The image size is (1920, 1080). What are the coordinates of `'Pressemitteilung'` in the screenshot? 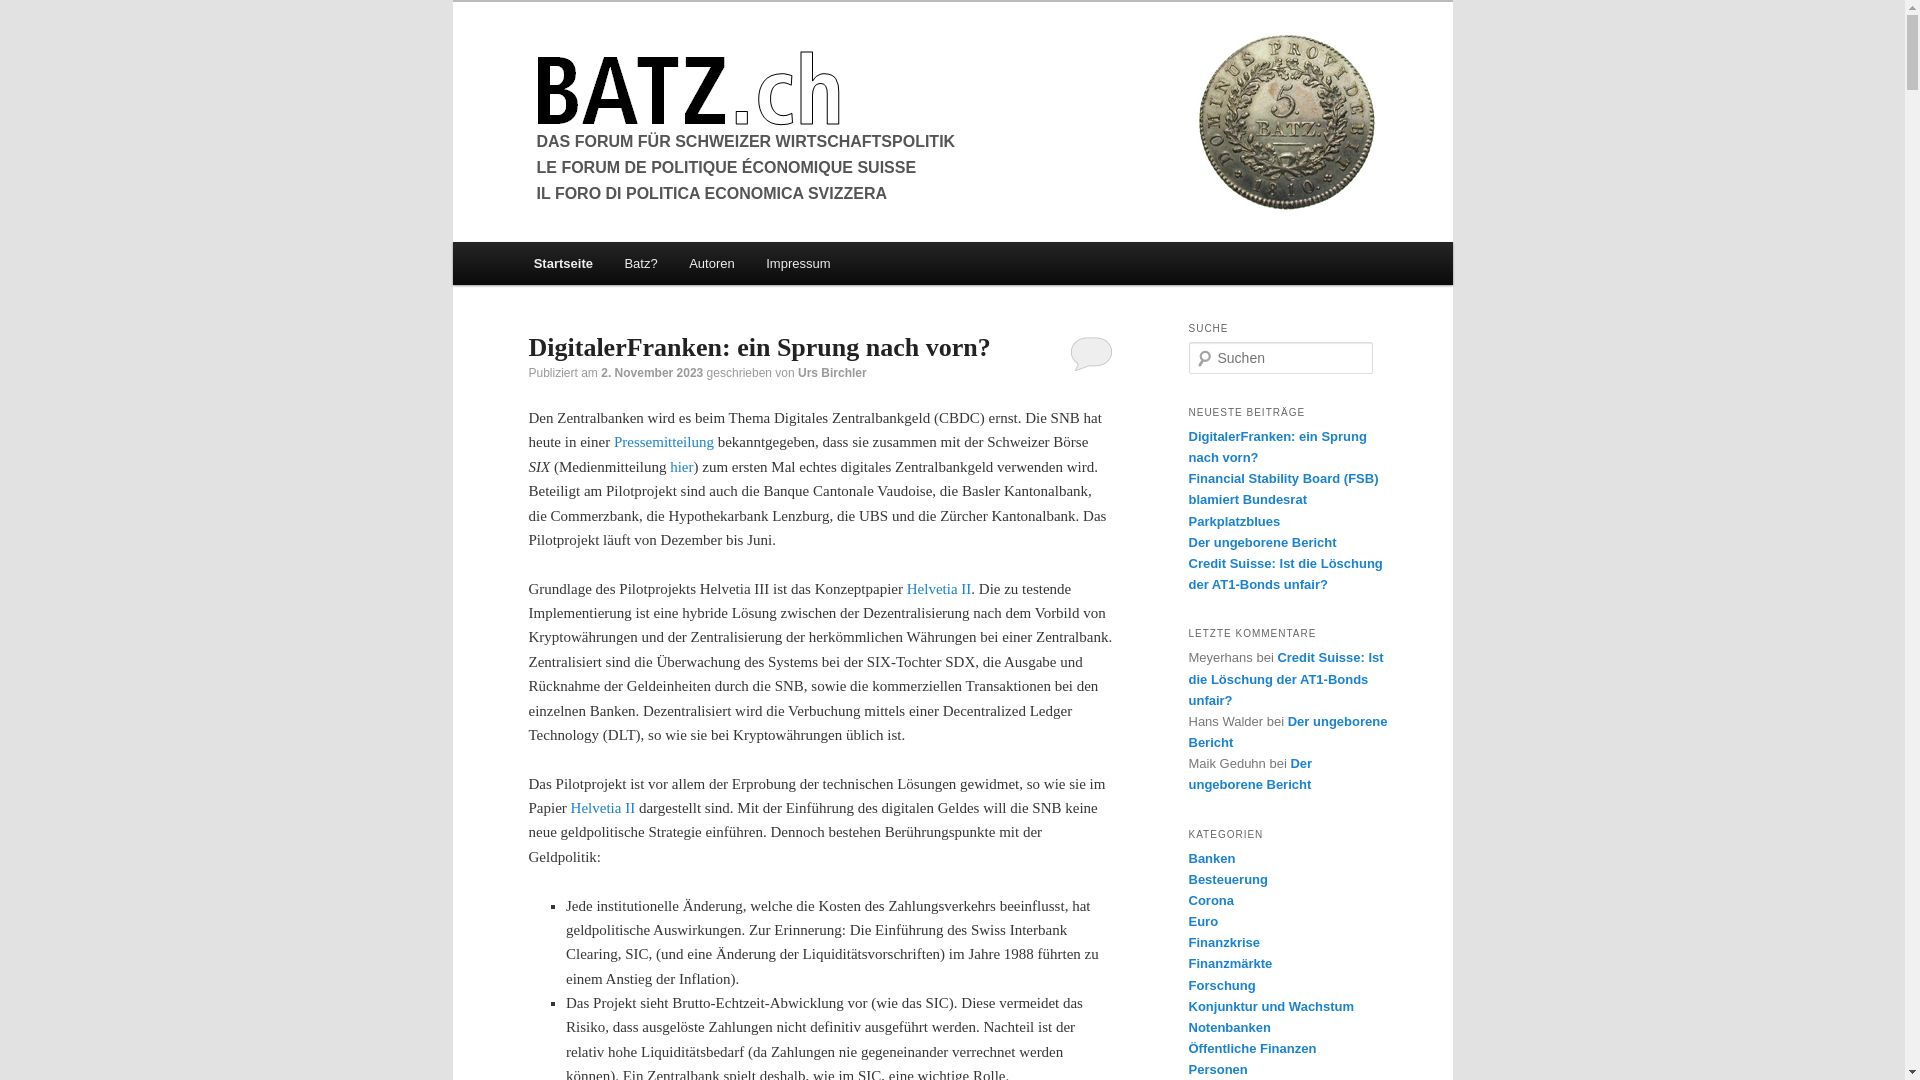 It's located at (663, 441).